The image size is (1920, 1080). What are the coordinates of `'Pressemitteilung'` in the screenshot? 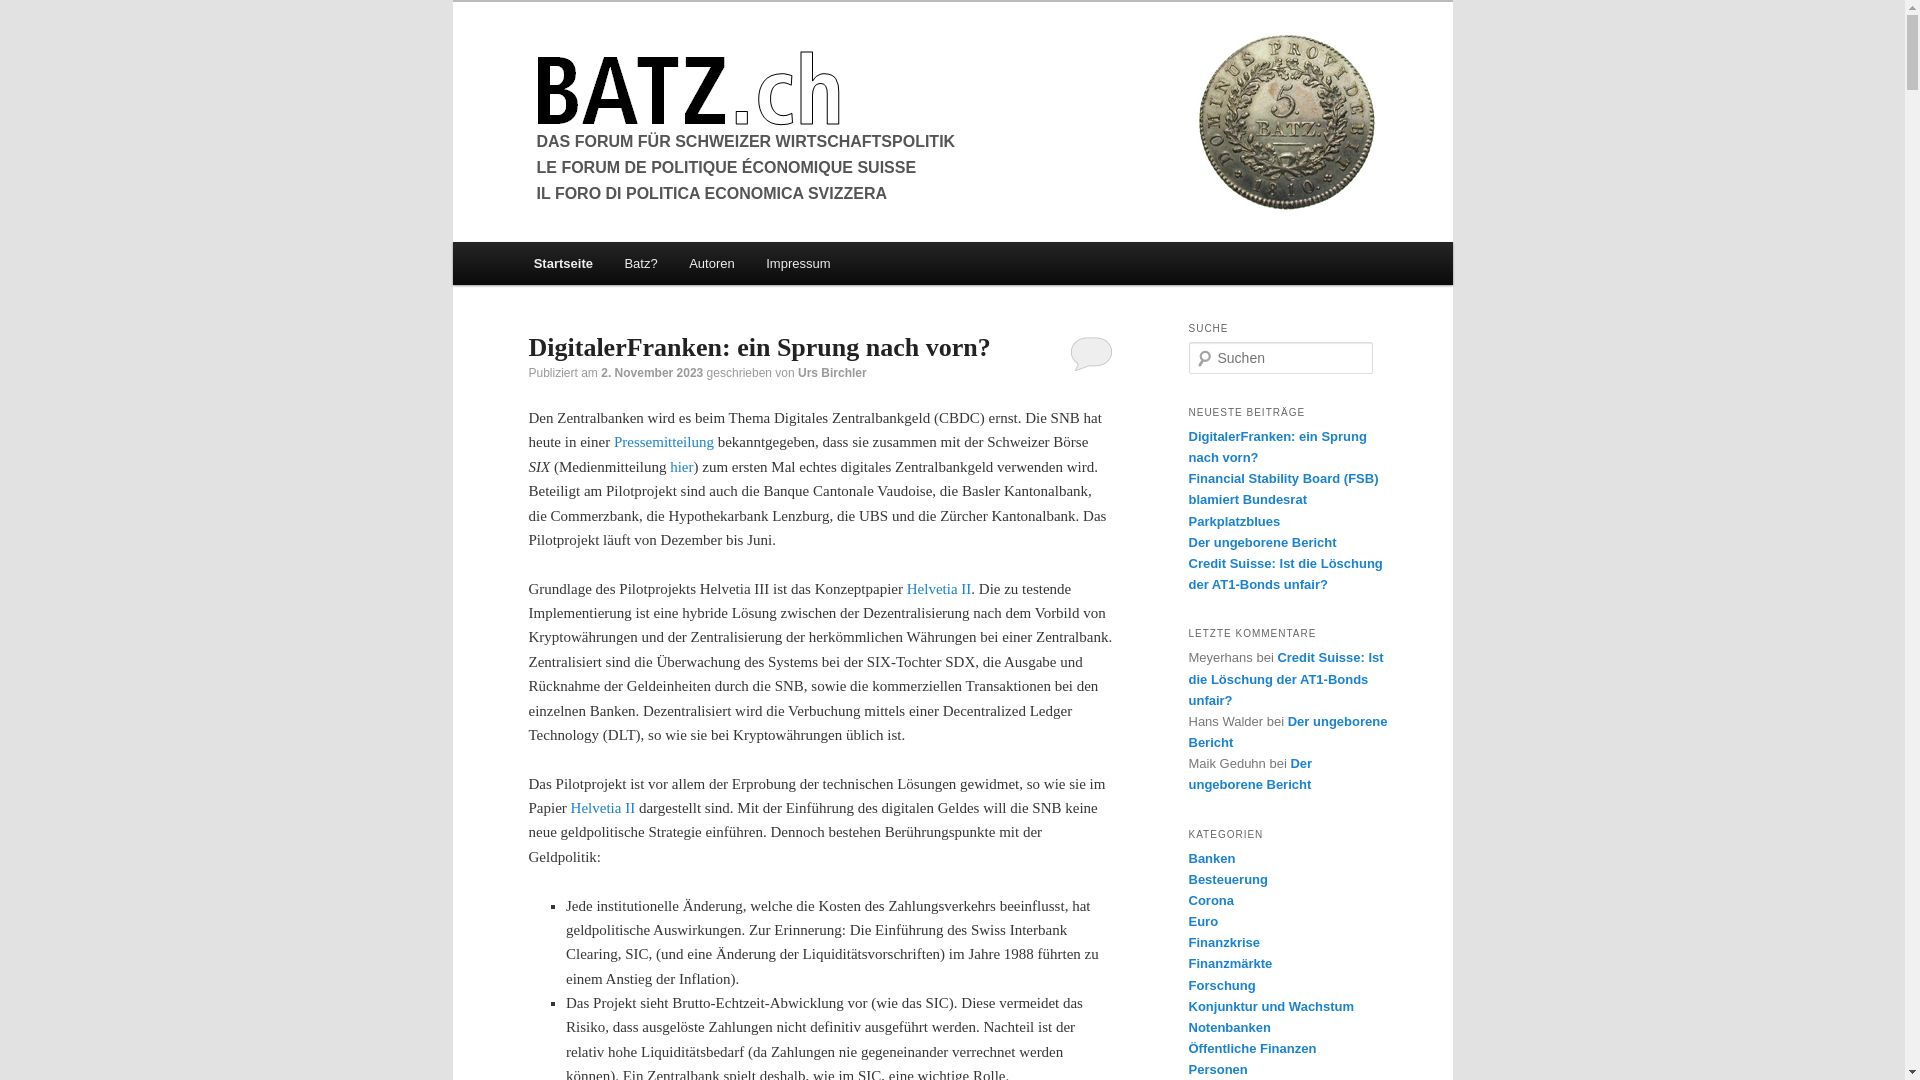 It's located at (663, 441).